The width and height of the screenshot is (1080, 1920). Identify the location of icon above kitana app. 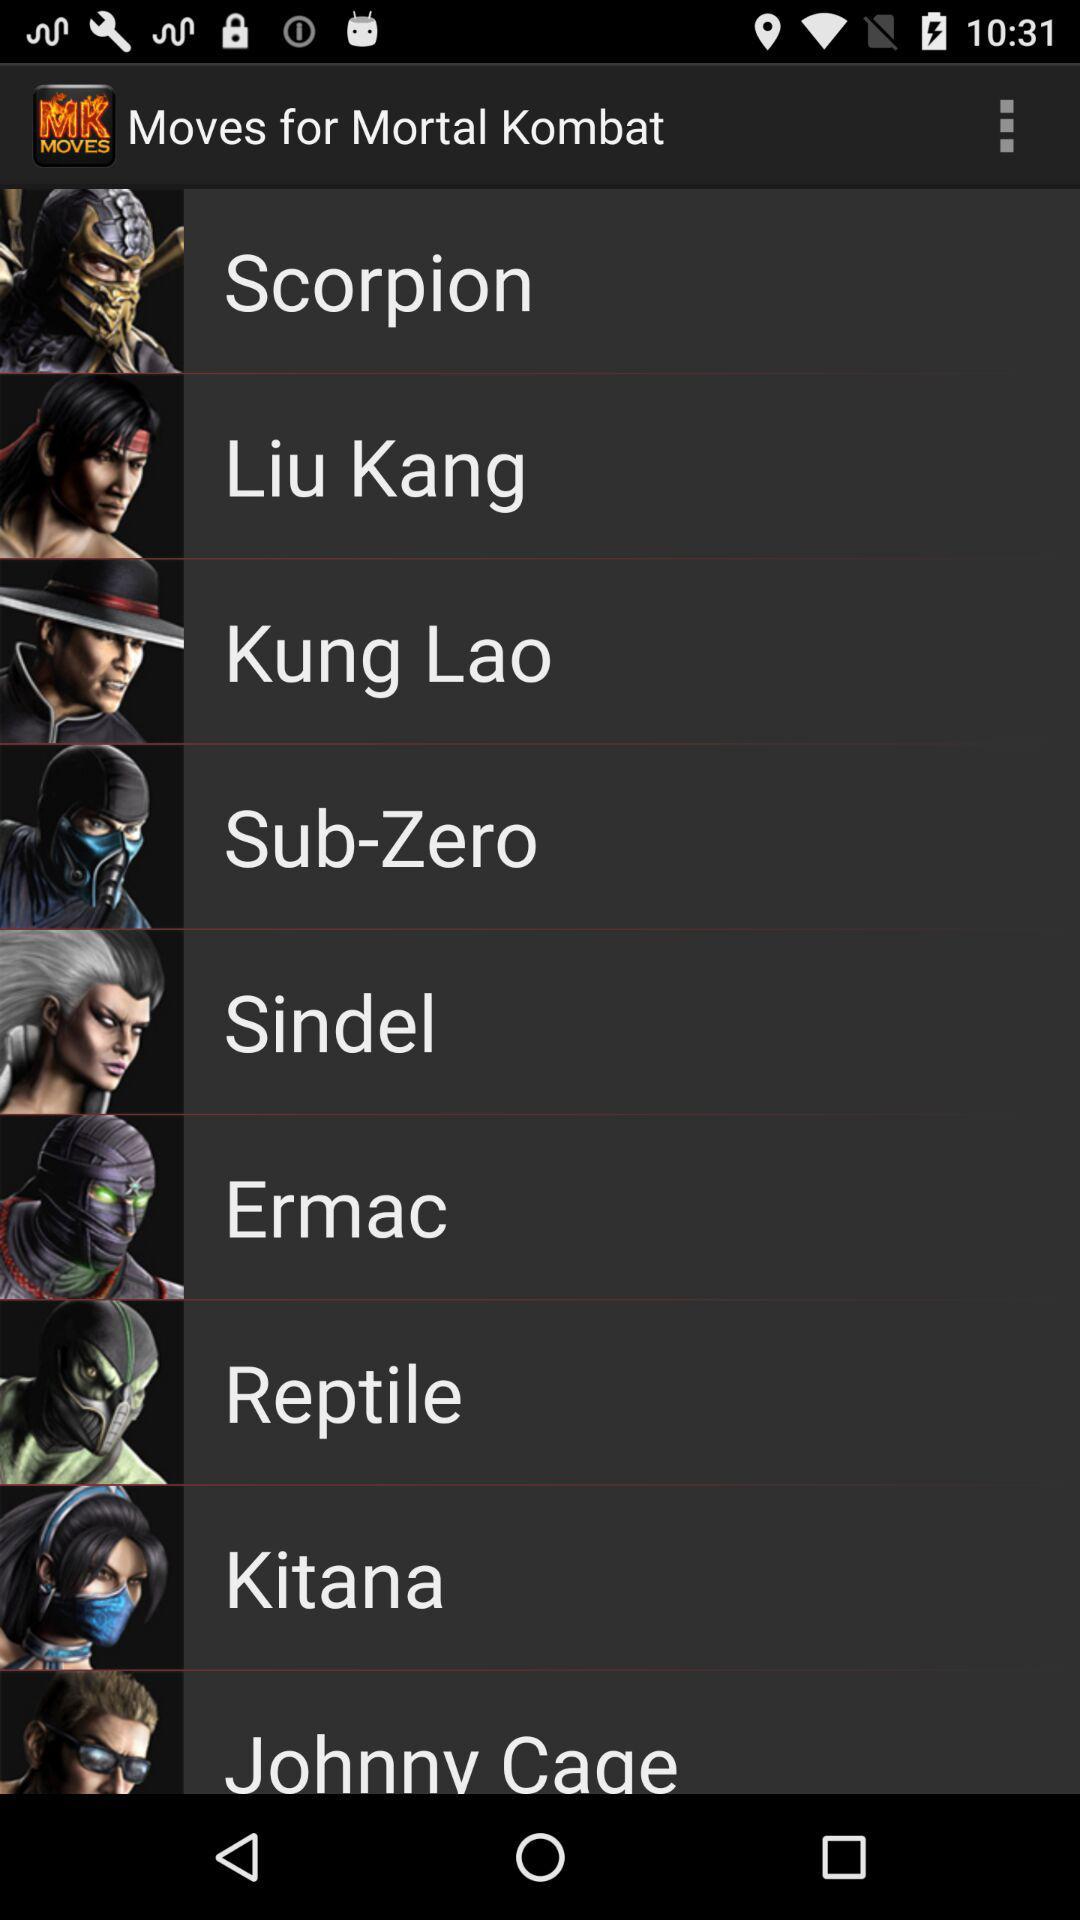
(342, 1391).